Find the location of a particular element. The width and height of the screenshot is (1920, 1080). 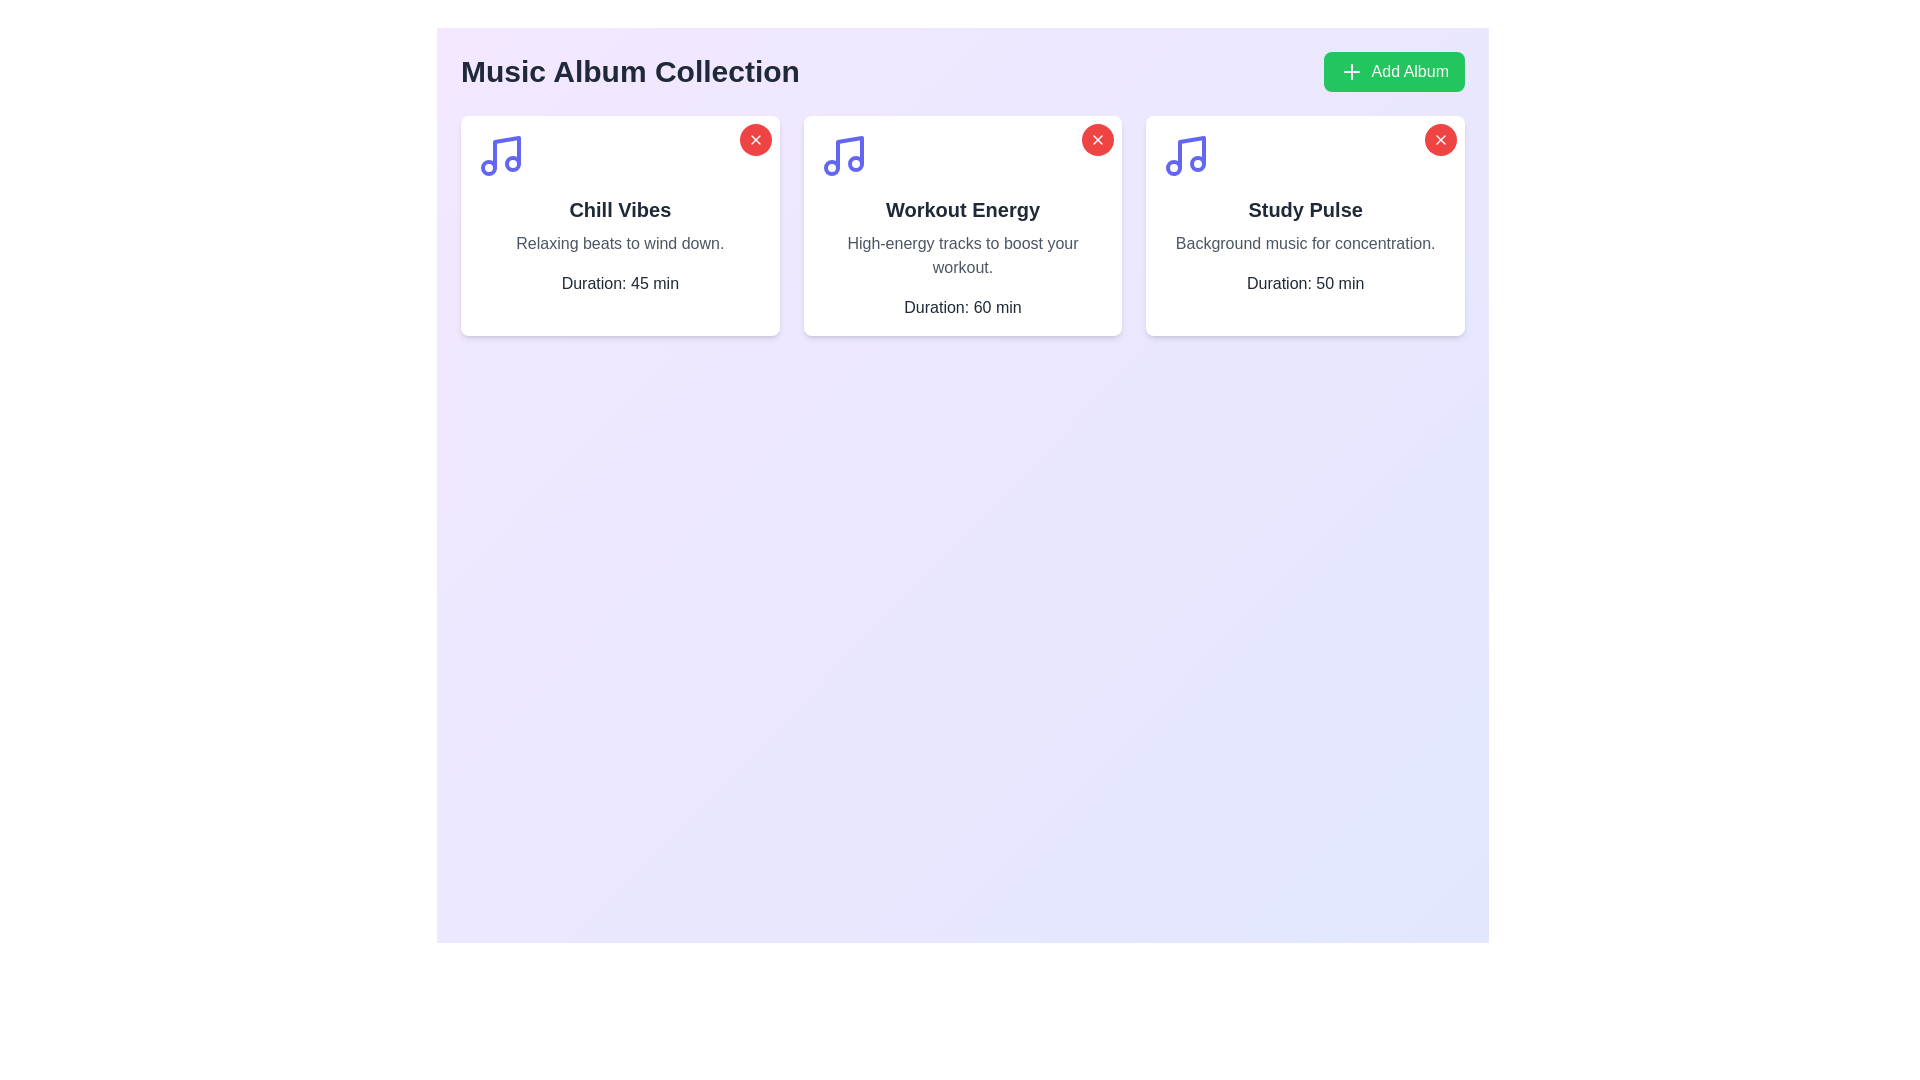

the Close button icon in the top-right corner of the 'Study Pulse' card to potentially reveal additional information is located at coordinates (1097, 138).